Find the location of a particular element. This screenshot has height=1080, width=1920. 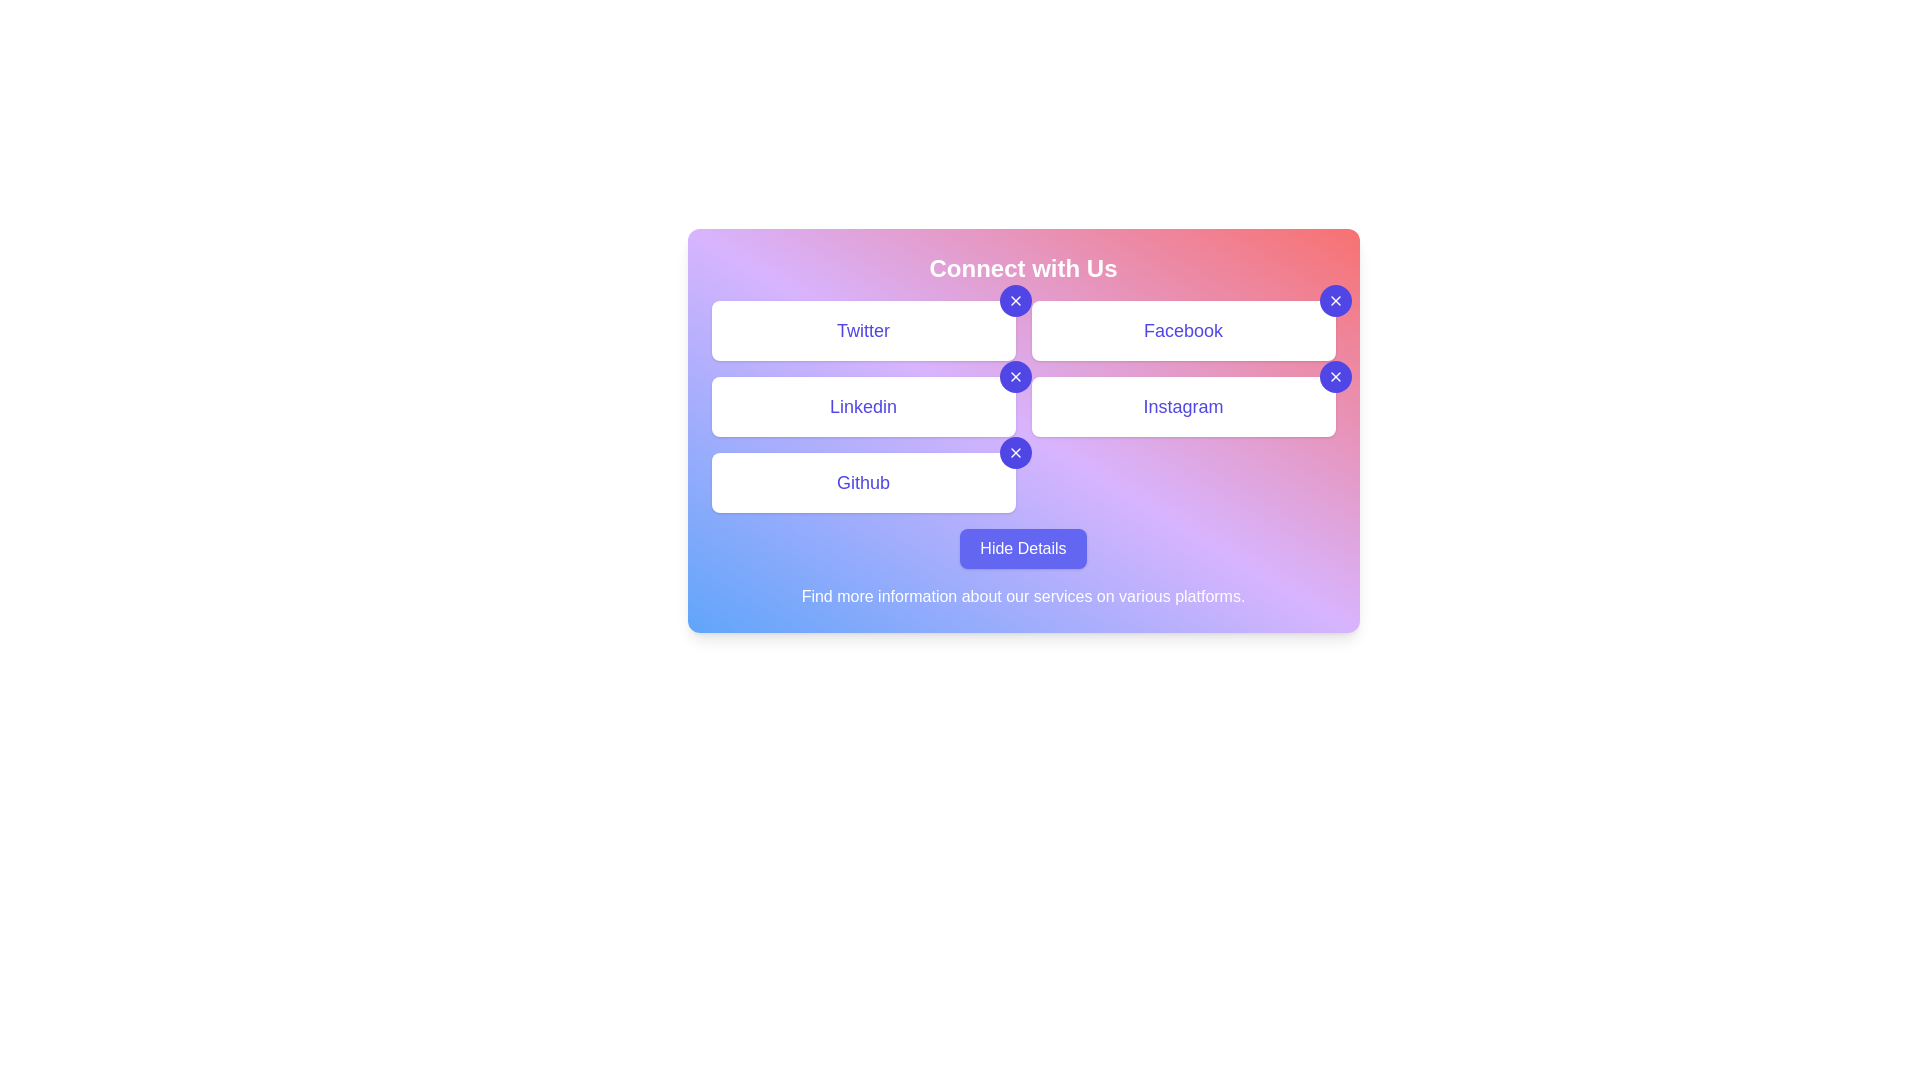

the close button located at the top-right corner of the 'Github' card is located at coordinates (1015, 452).